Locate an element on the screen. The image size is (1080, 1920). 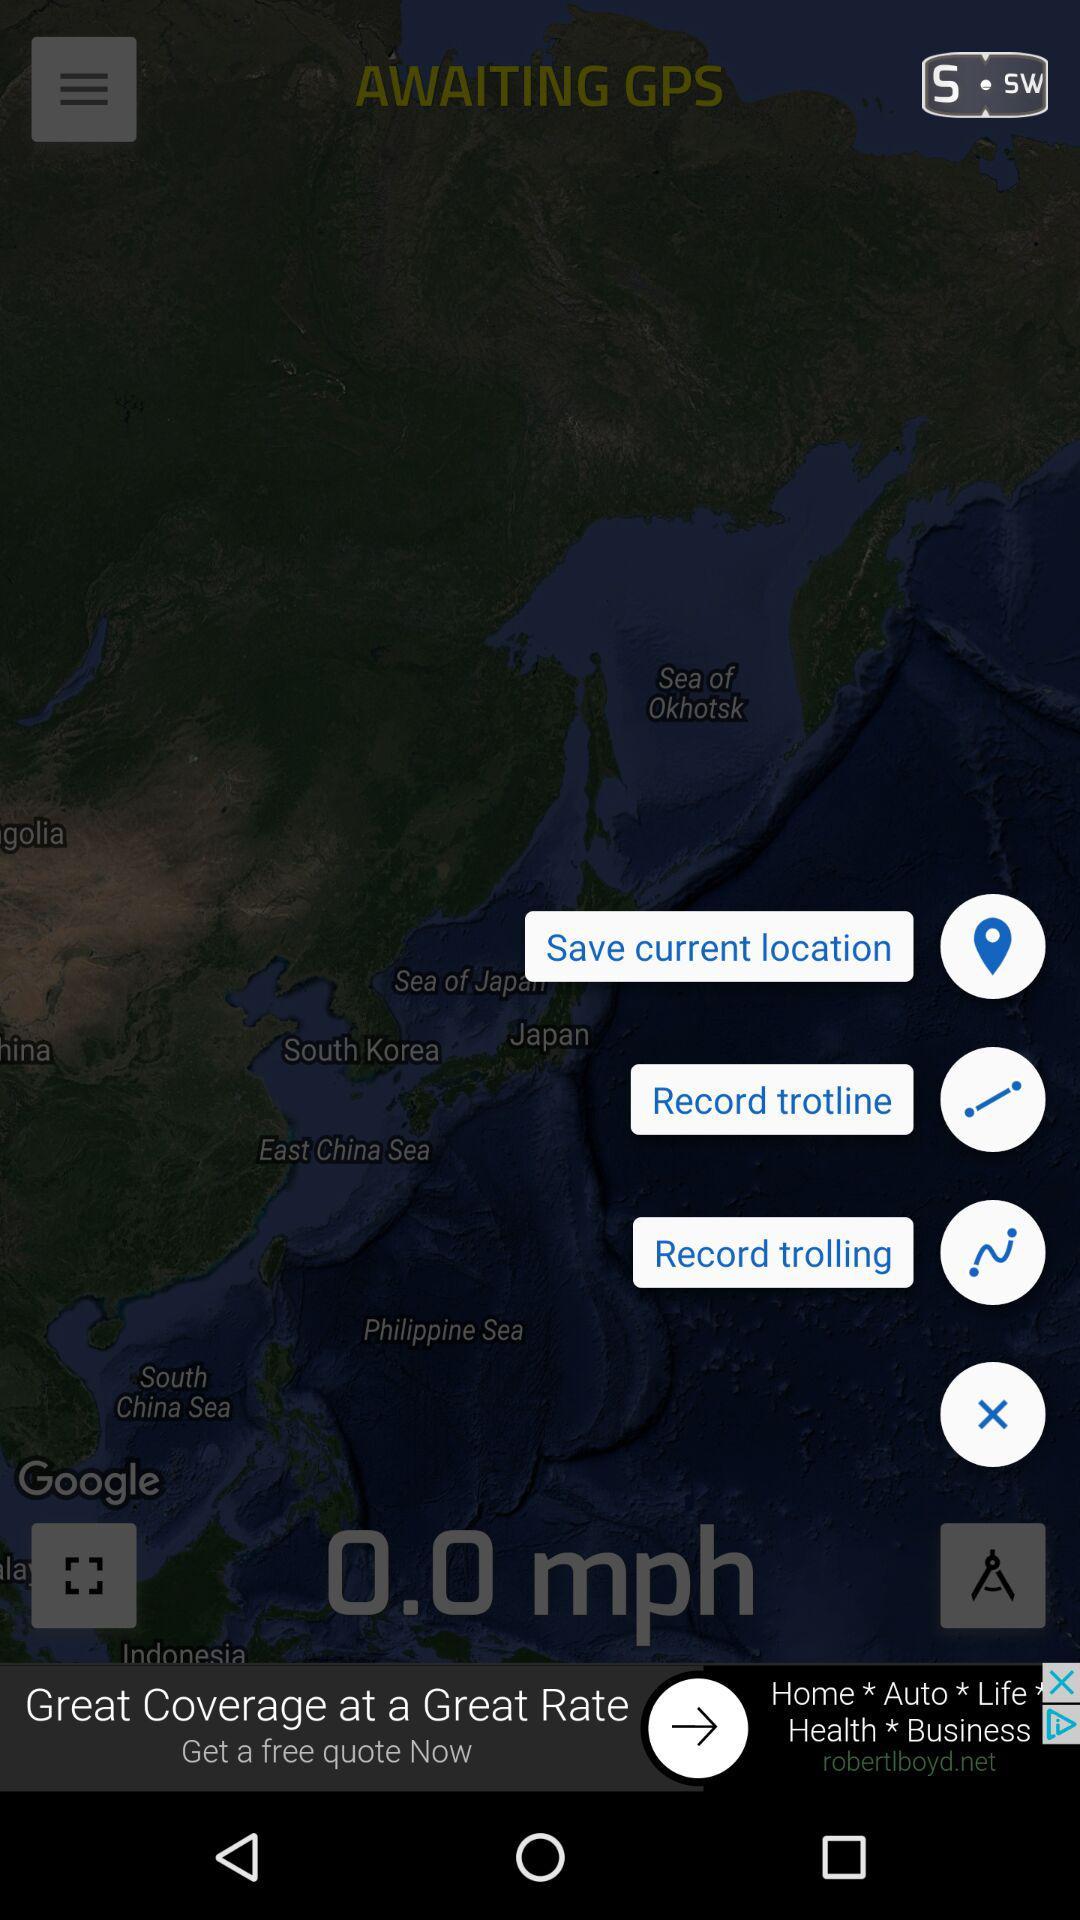
draw the line is located at coordinates (992, 1098).